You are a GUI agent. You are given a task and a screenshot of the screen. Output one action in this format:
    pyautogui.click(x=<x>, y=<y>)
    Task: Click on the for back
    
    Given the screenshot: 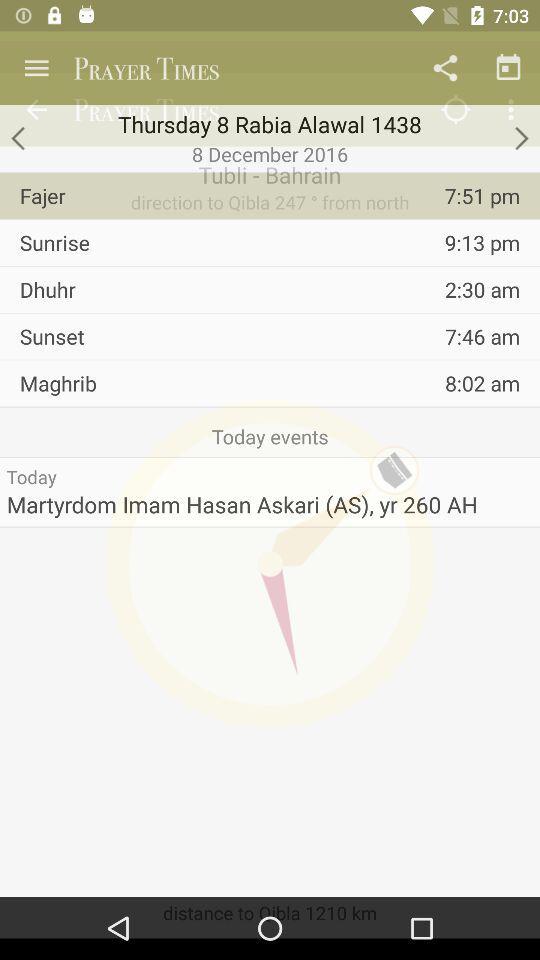 What is the action you would take?
    pyautogui.click(x=18, y=137)
    